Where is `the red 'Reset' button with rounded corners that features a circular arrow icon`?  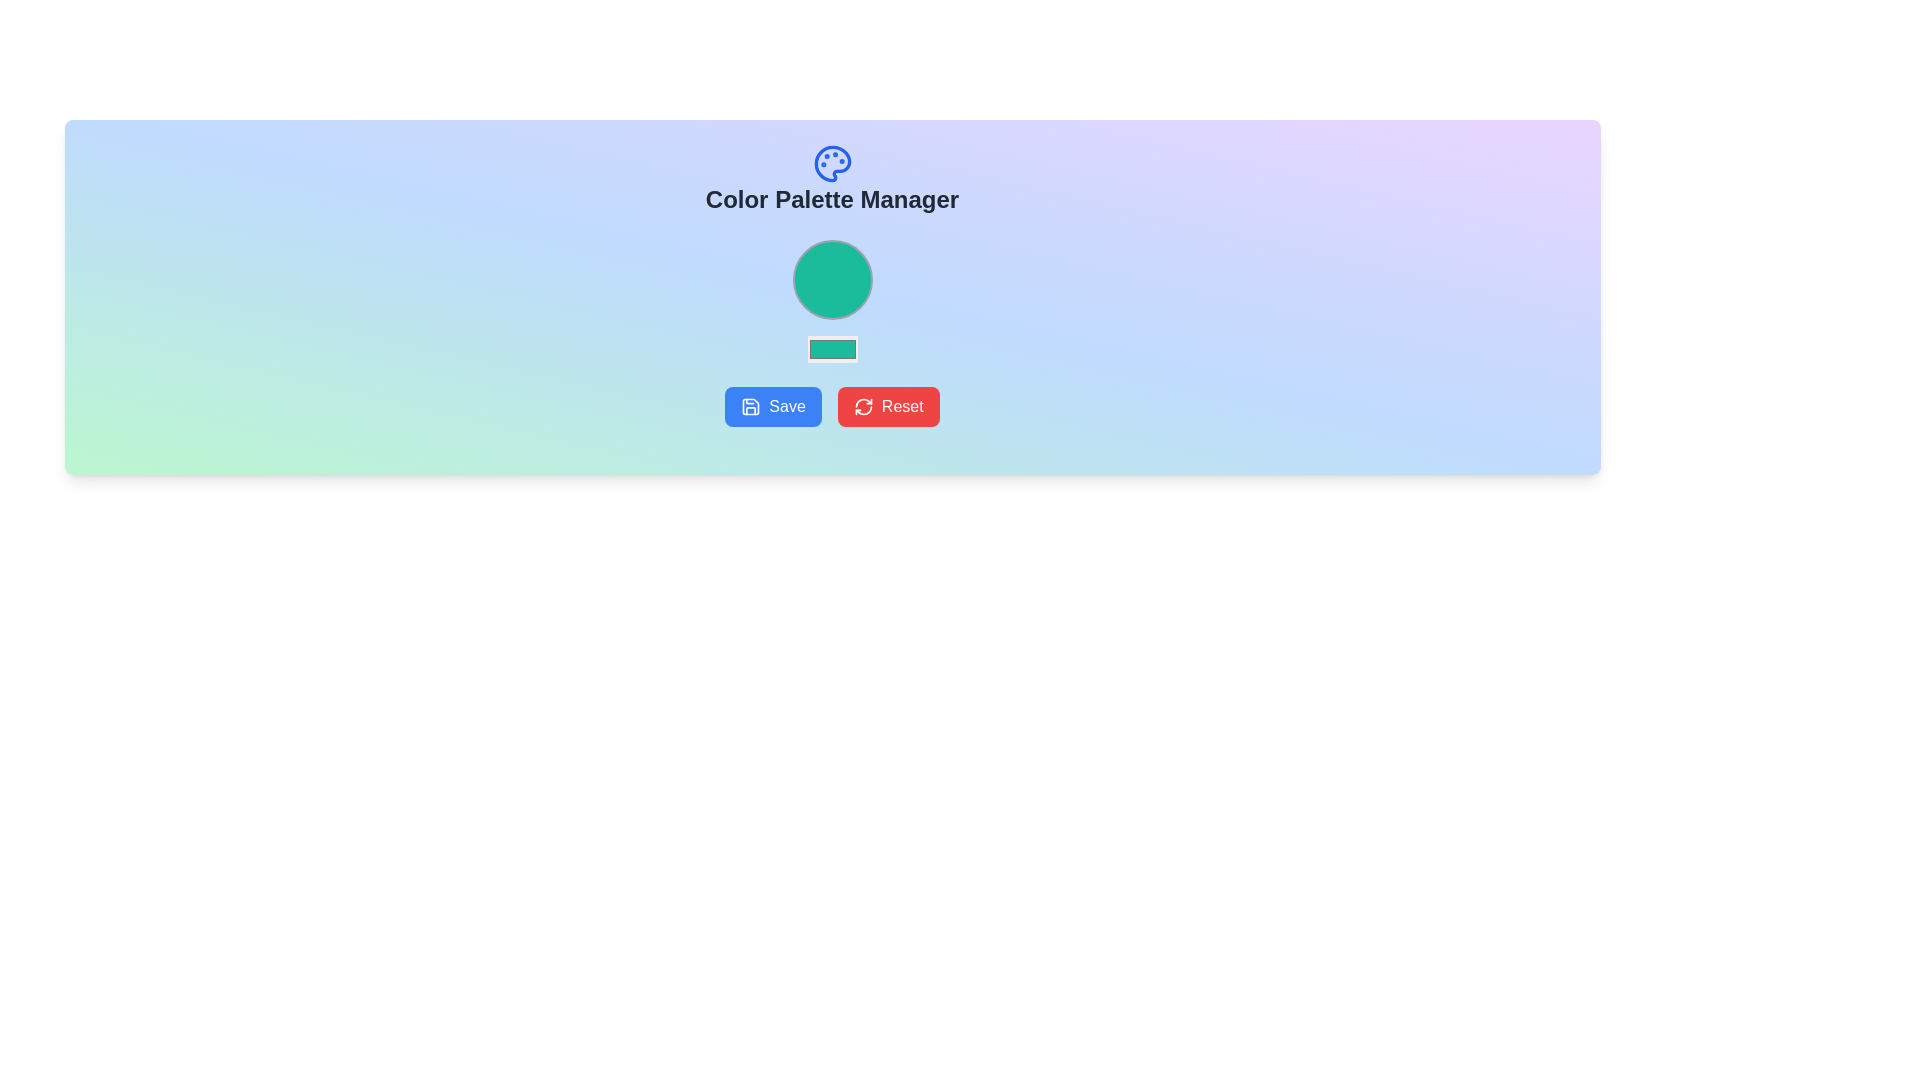 the red 'Reset' button with rounded corners that features a circular arrow icon is located at coordinates (887, 406).